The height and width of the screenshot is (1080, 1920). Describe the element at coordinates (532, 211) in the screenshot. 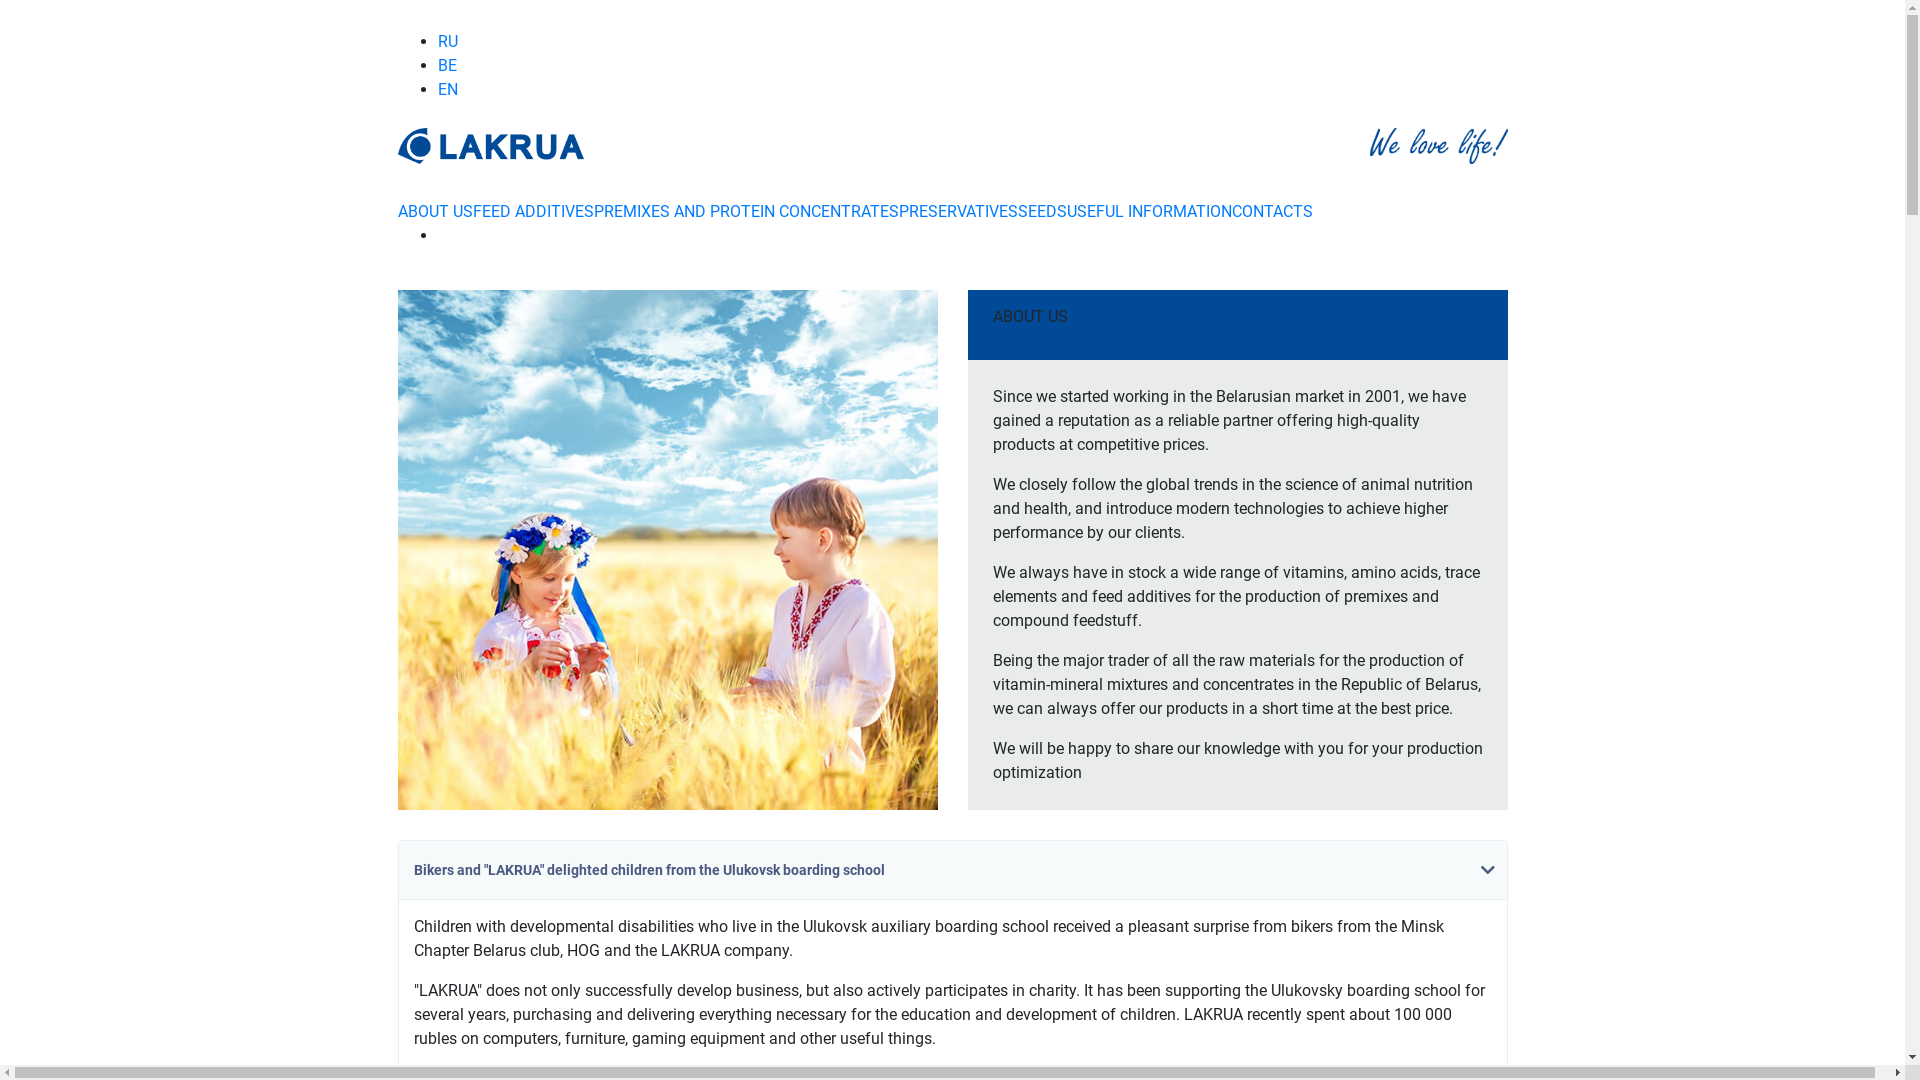

I see `'FEED ADDITIVES'` at that location.